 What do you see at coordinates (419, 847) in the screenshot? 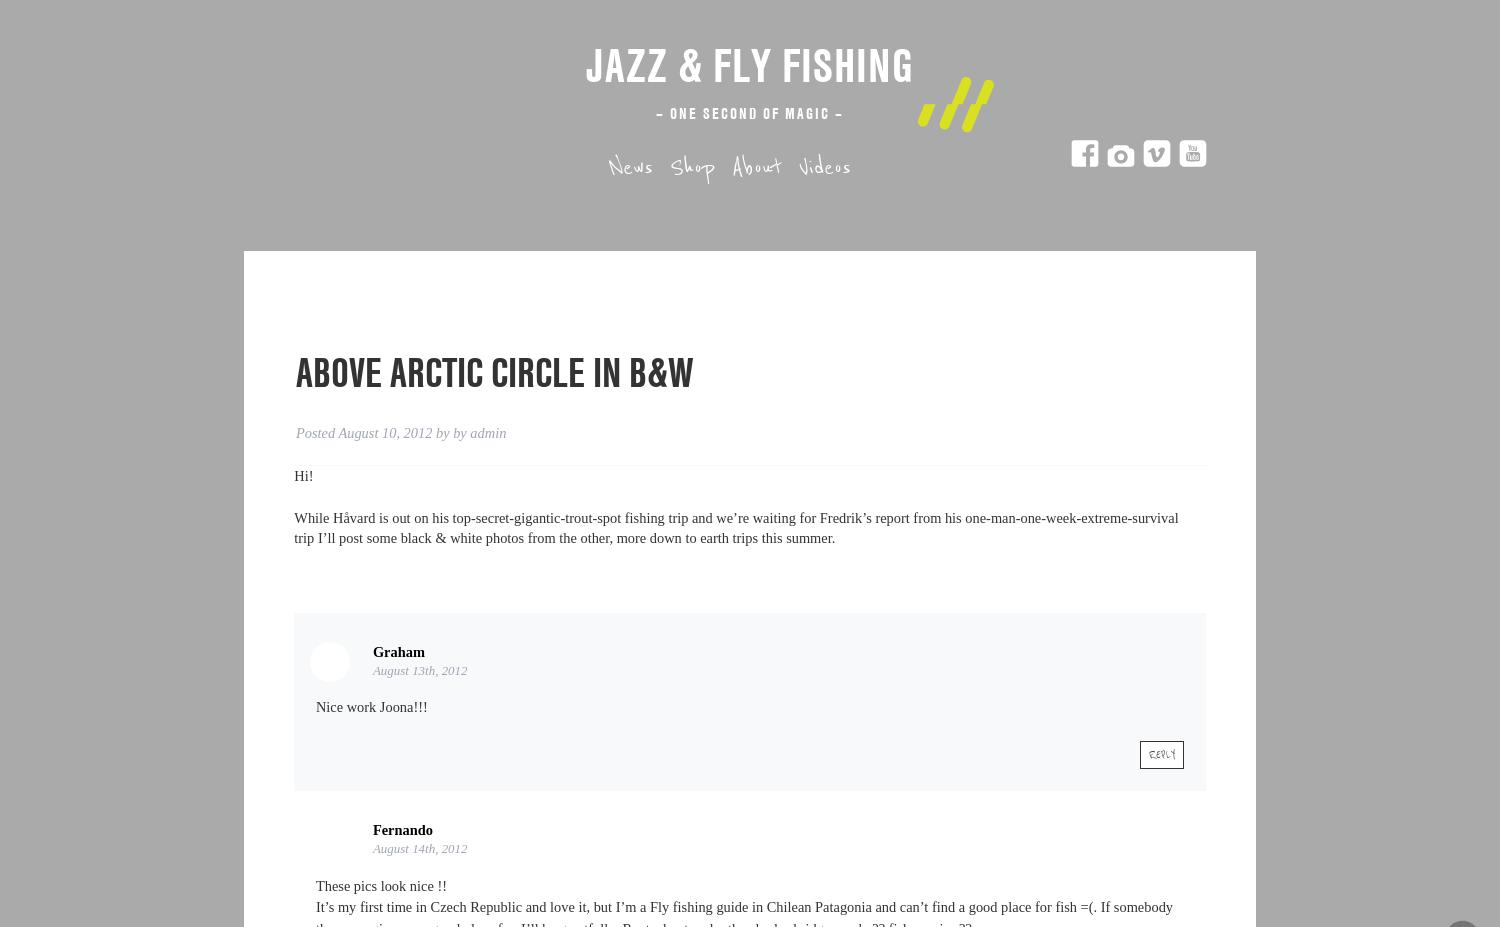
I see `'August 14th, 2012'` at bounding box center [419, 847].